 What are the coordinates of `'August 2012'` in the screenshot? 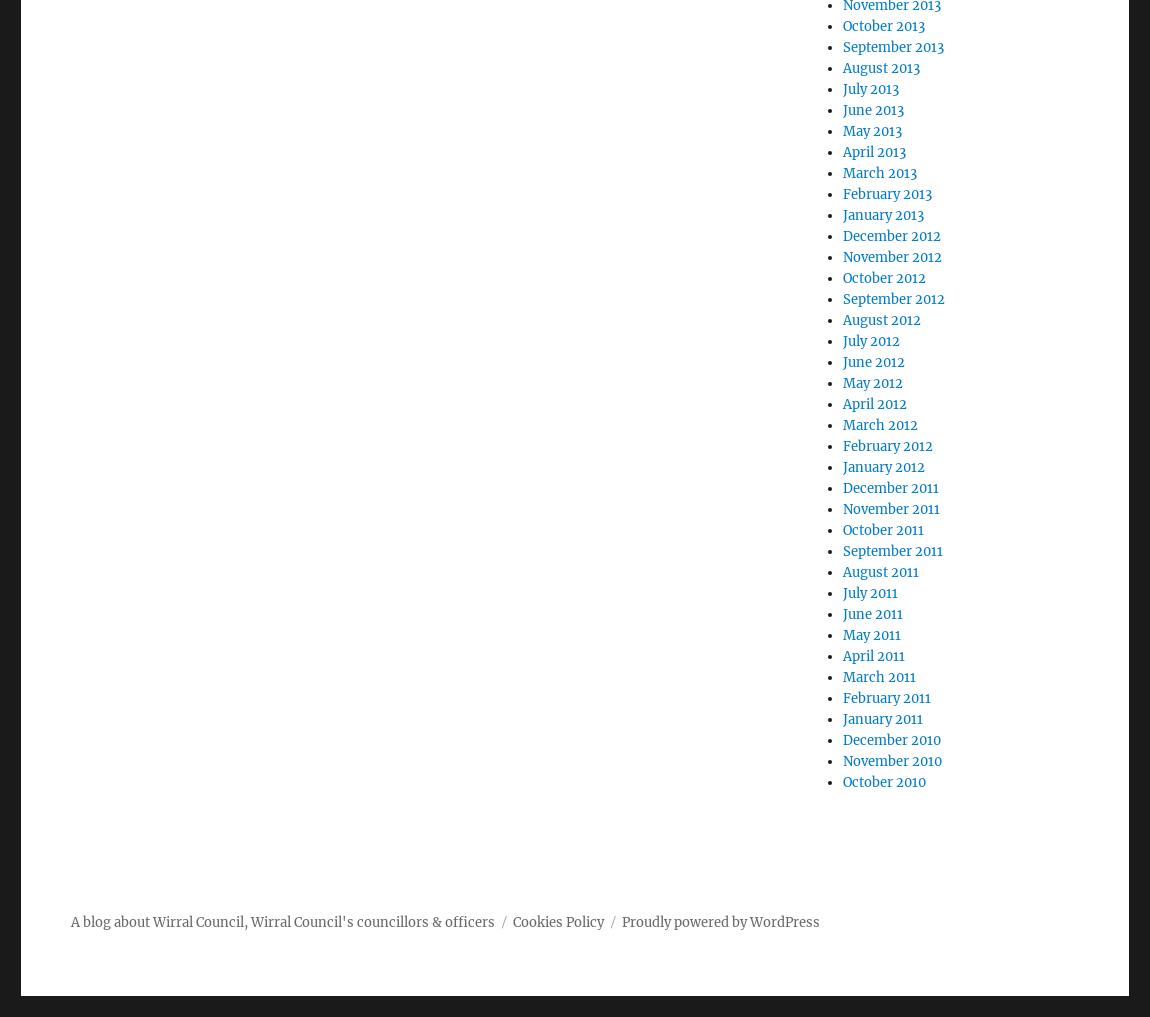 It's located at (841, 320).